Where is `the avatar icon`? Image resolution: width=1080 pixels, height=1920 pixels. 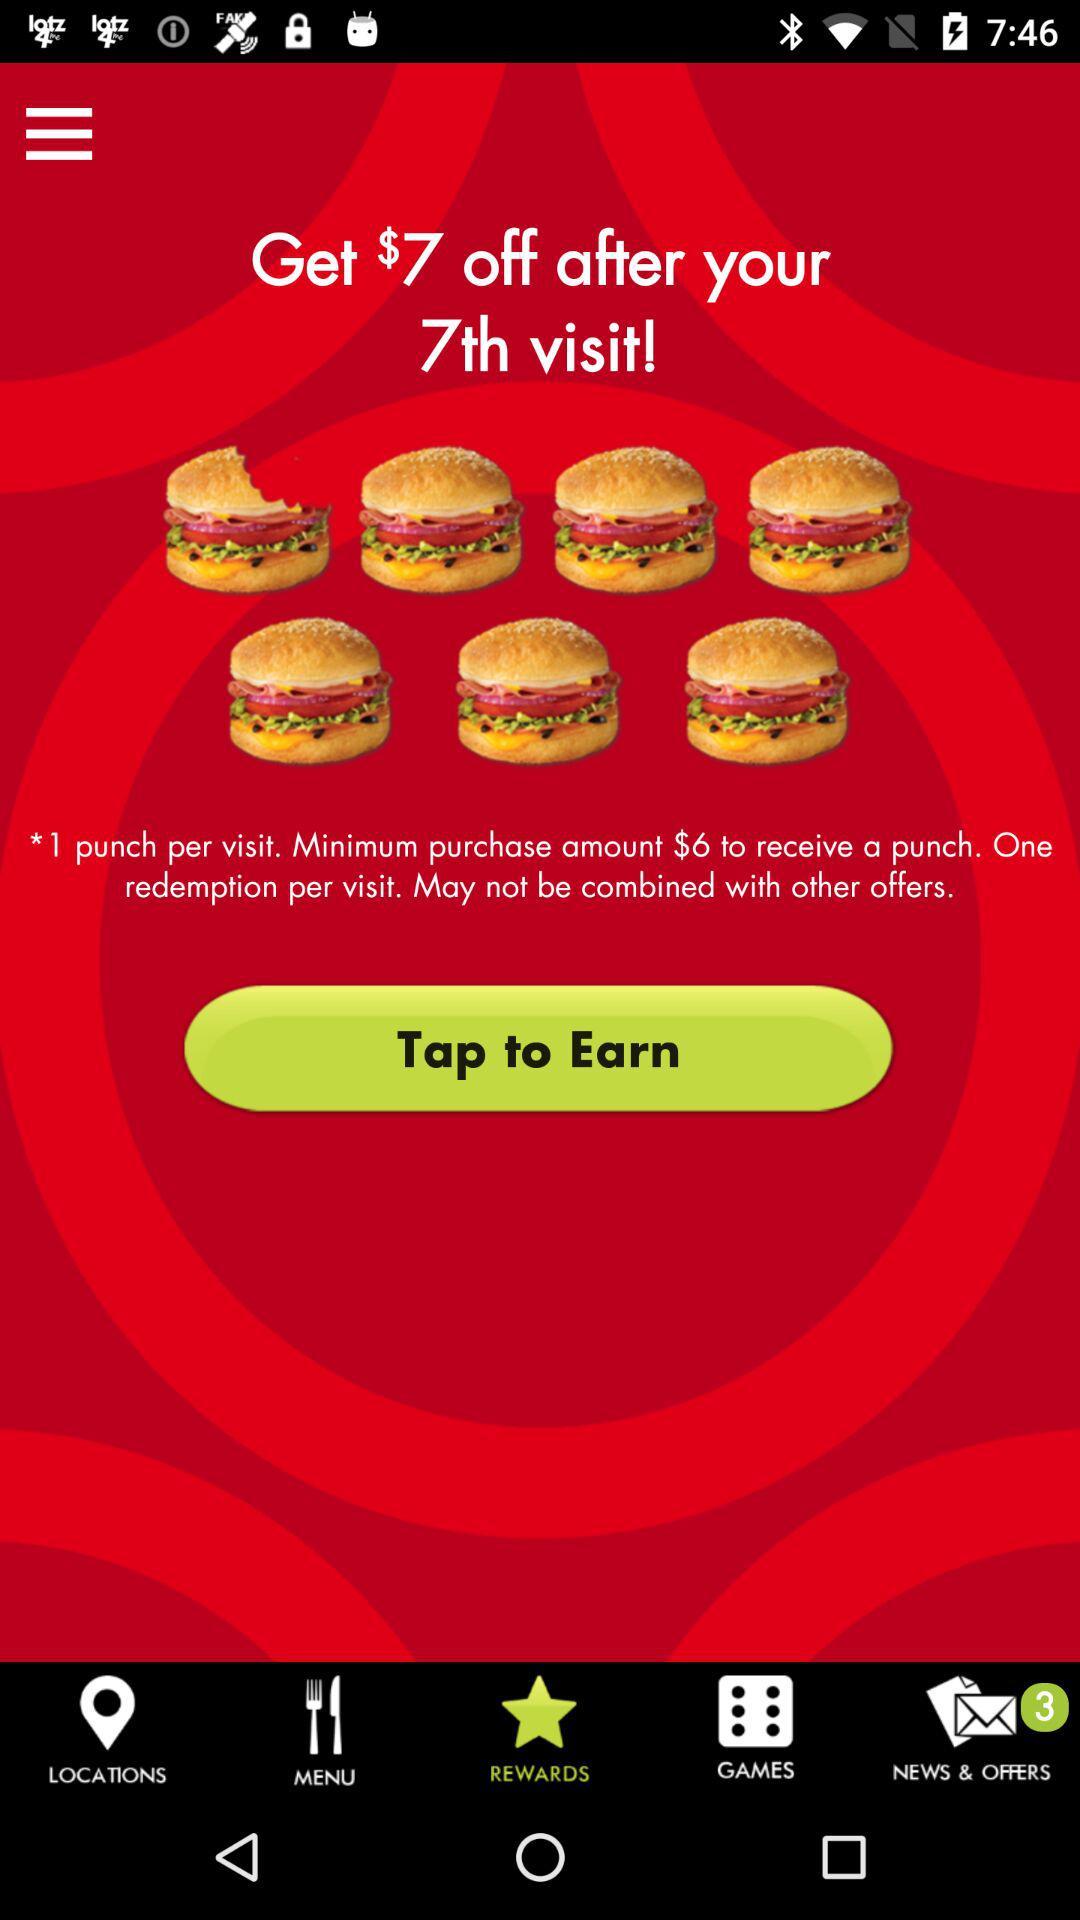
the avatar icon is located at coordinates (248, 521).